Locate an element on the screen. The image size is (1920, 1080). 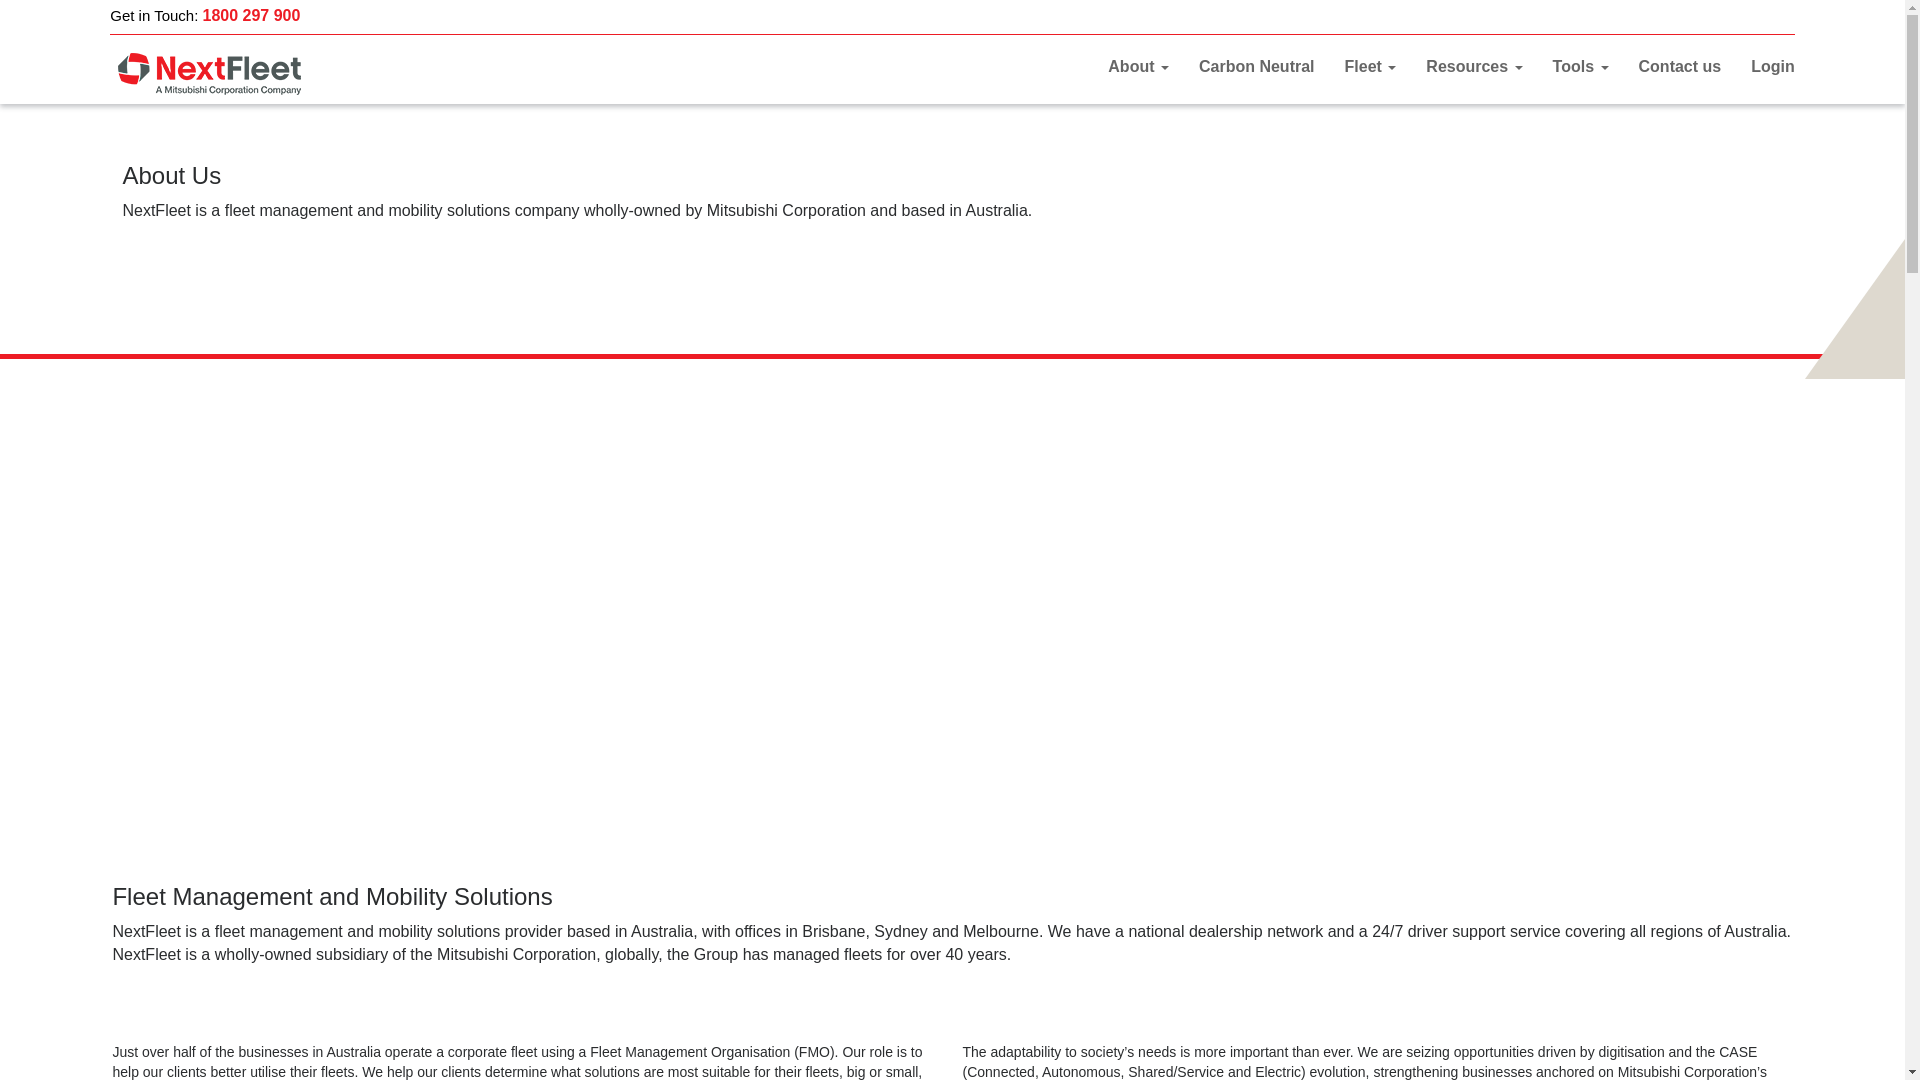
'1800 297 900' is located at coordinates (251, 15).